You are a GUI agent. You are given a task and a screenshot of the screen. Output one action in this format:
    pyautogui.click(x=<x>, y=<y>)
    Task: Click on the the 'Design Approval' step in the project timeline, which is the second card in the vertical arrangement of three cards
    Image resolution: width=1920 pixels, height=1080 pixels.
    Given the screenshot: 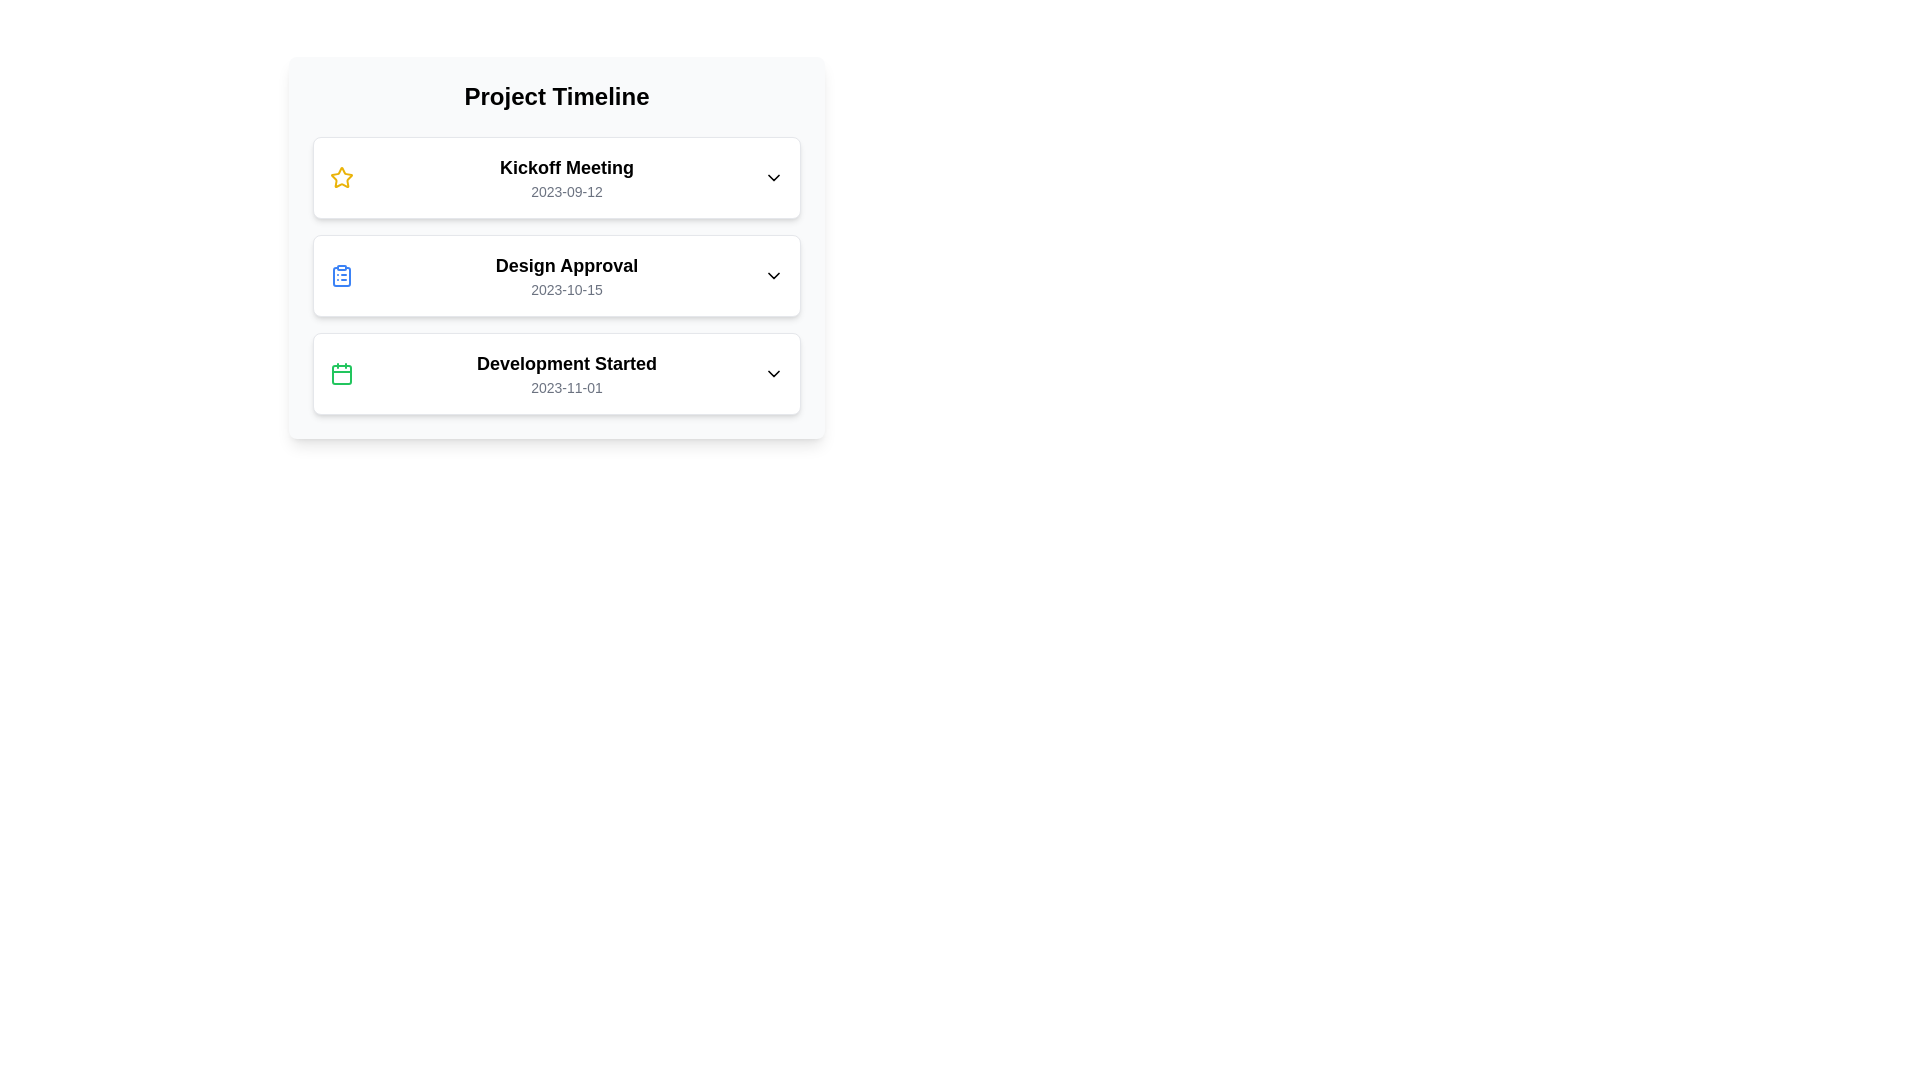 What is the action you would take?
    pyautogui.click(x=556, y=276)
    